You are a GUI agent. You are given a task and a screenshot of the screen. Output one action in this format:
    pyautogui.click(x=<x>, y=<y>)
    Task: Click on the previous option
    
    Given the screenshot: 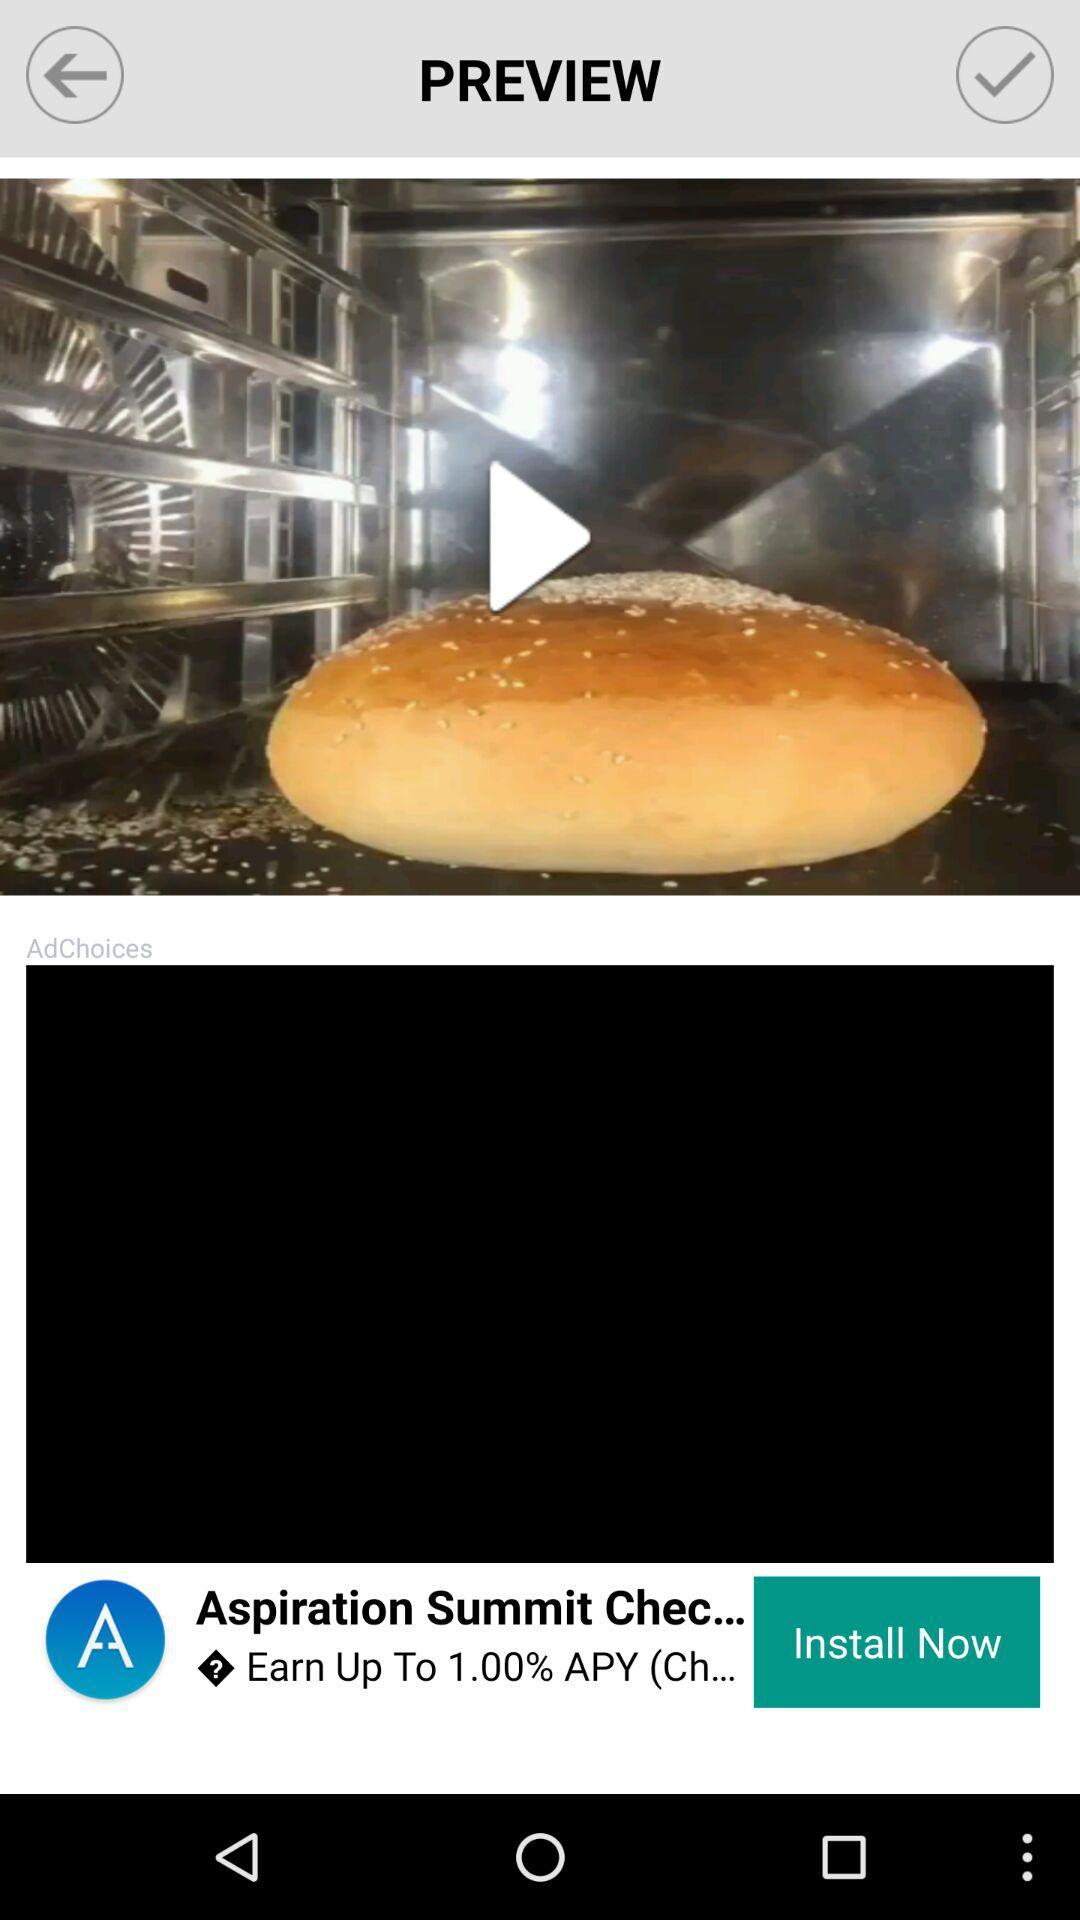 What is the action you would take?
    pyautogui.click(x=73, y=75)
    